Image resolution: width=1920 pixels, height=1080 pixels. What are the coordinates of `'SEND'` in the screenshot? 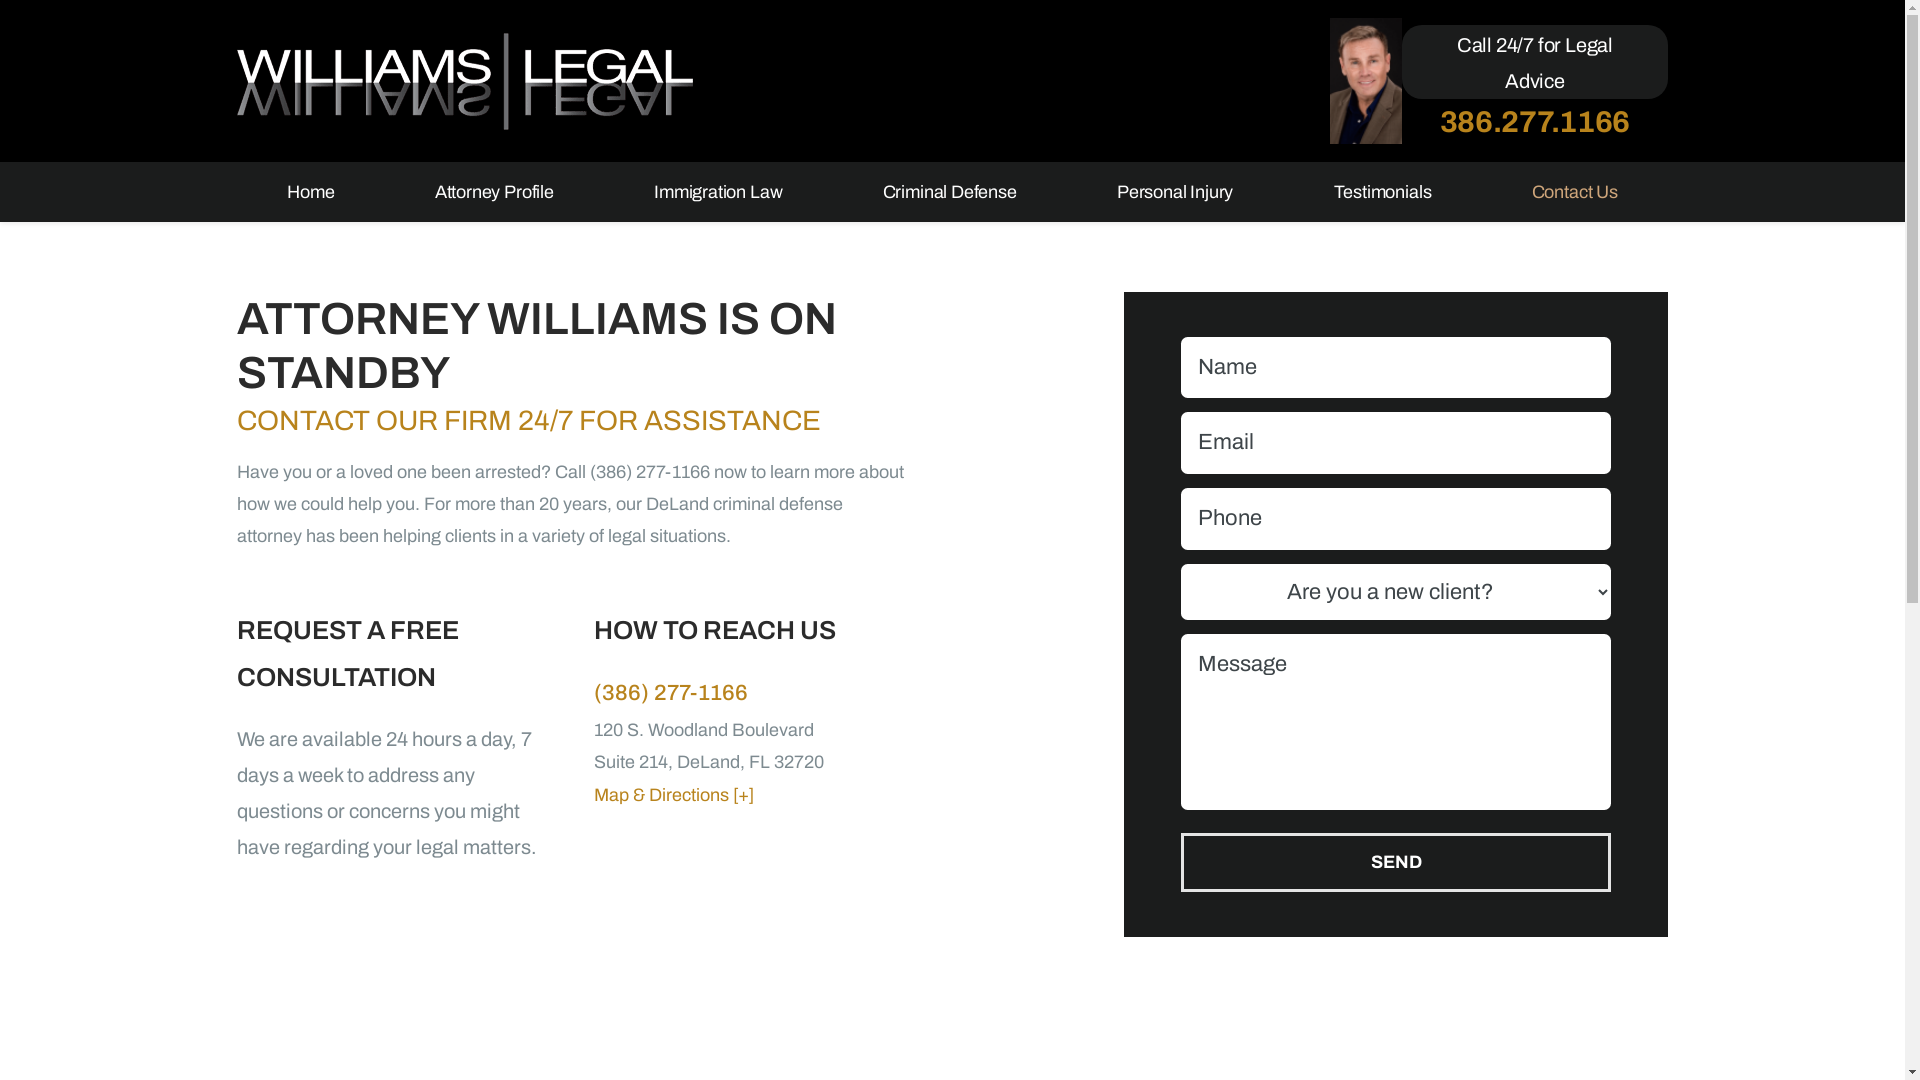 It's located at (1394, 860).